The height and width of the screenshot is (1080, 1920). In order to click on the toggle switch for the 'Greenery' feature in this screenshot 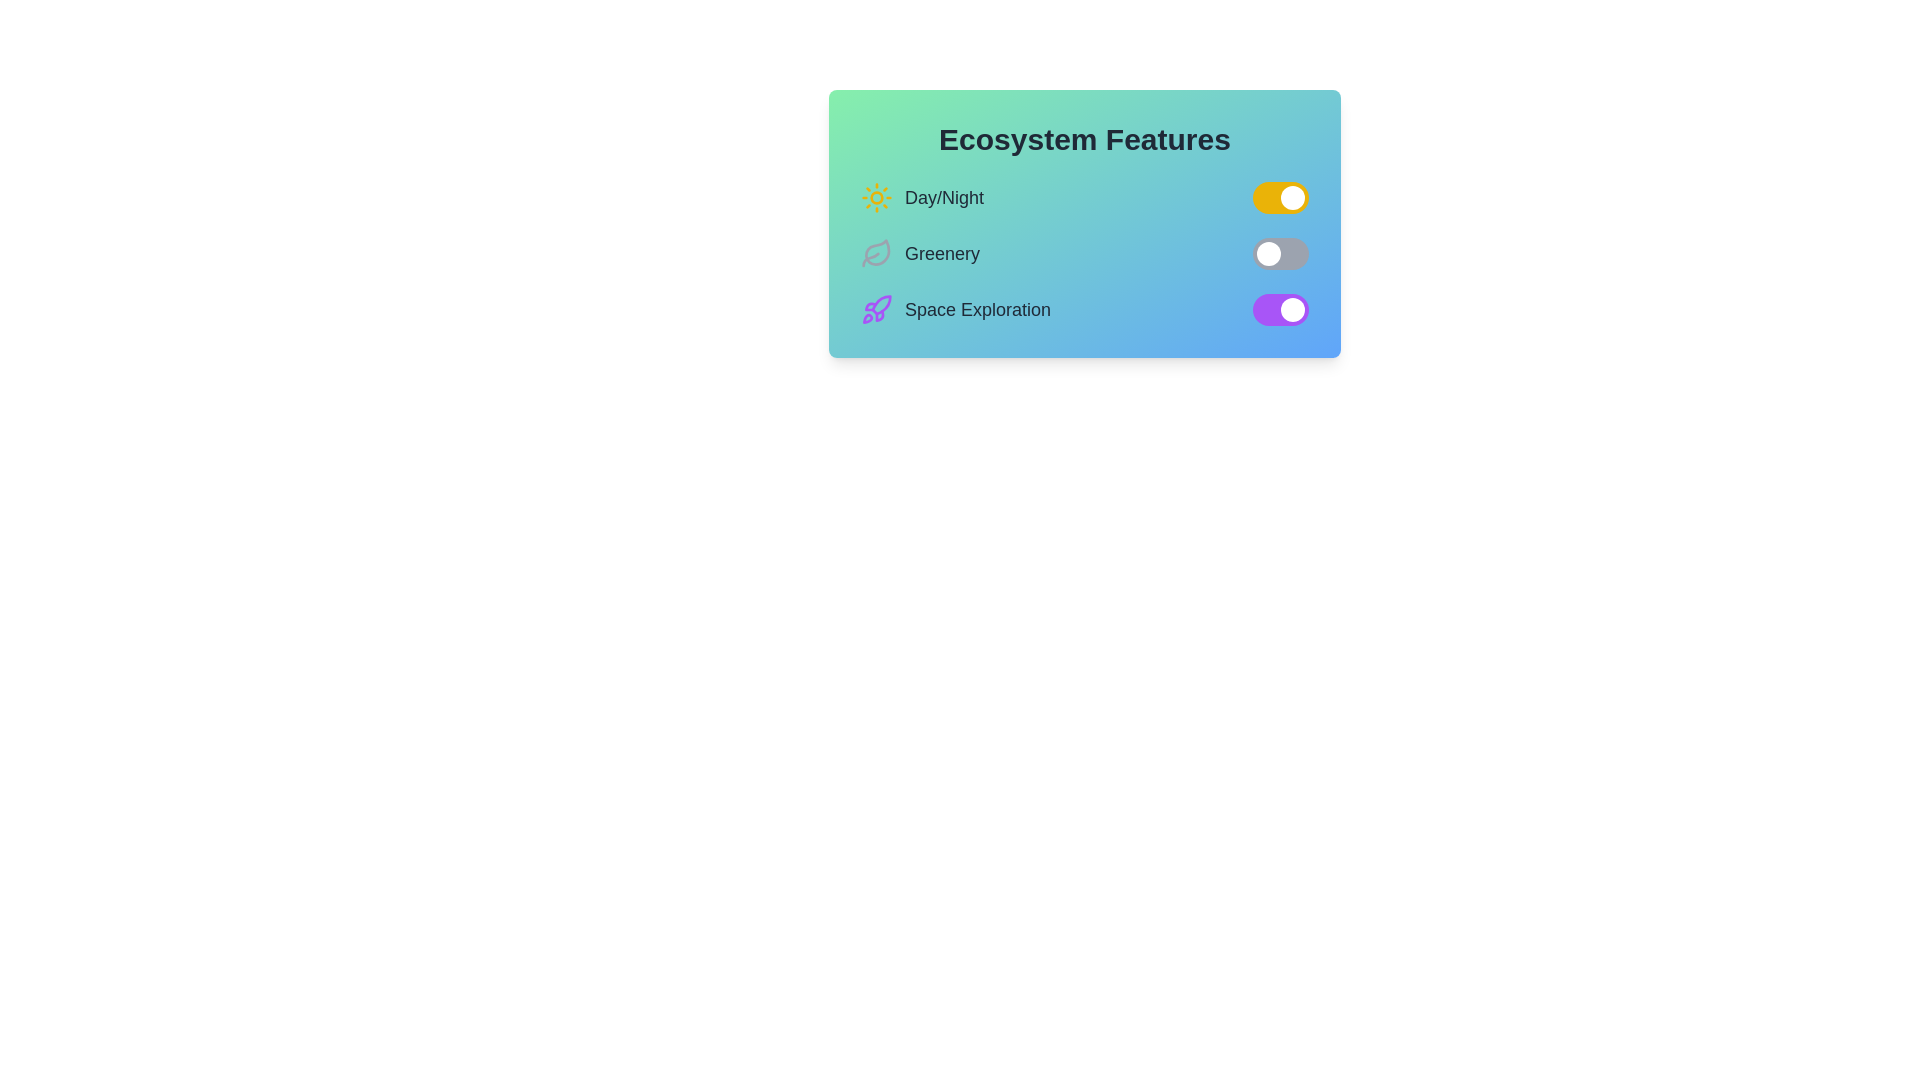, I will do `click(1281, 253)`.